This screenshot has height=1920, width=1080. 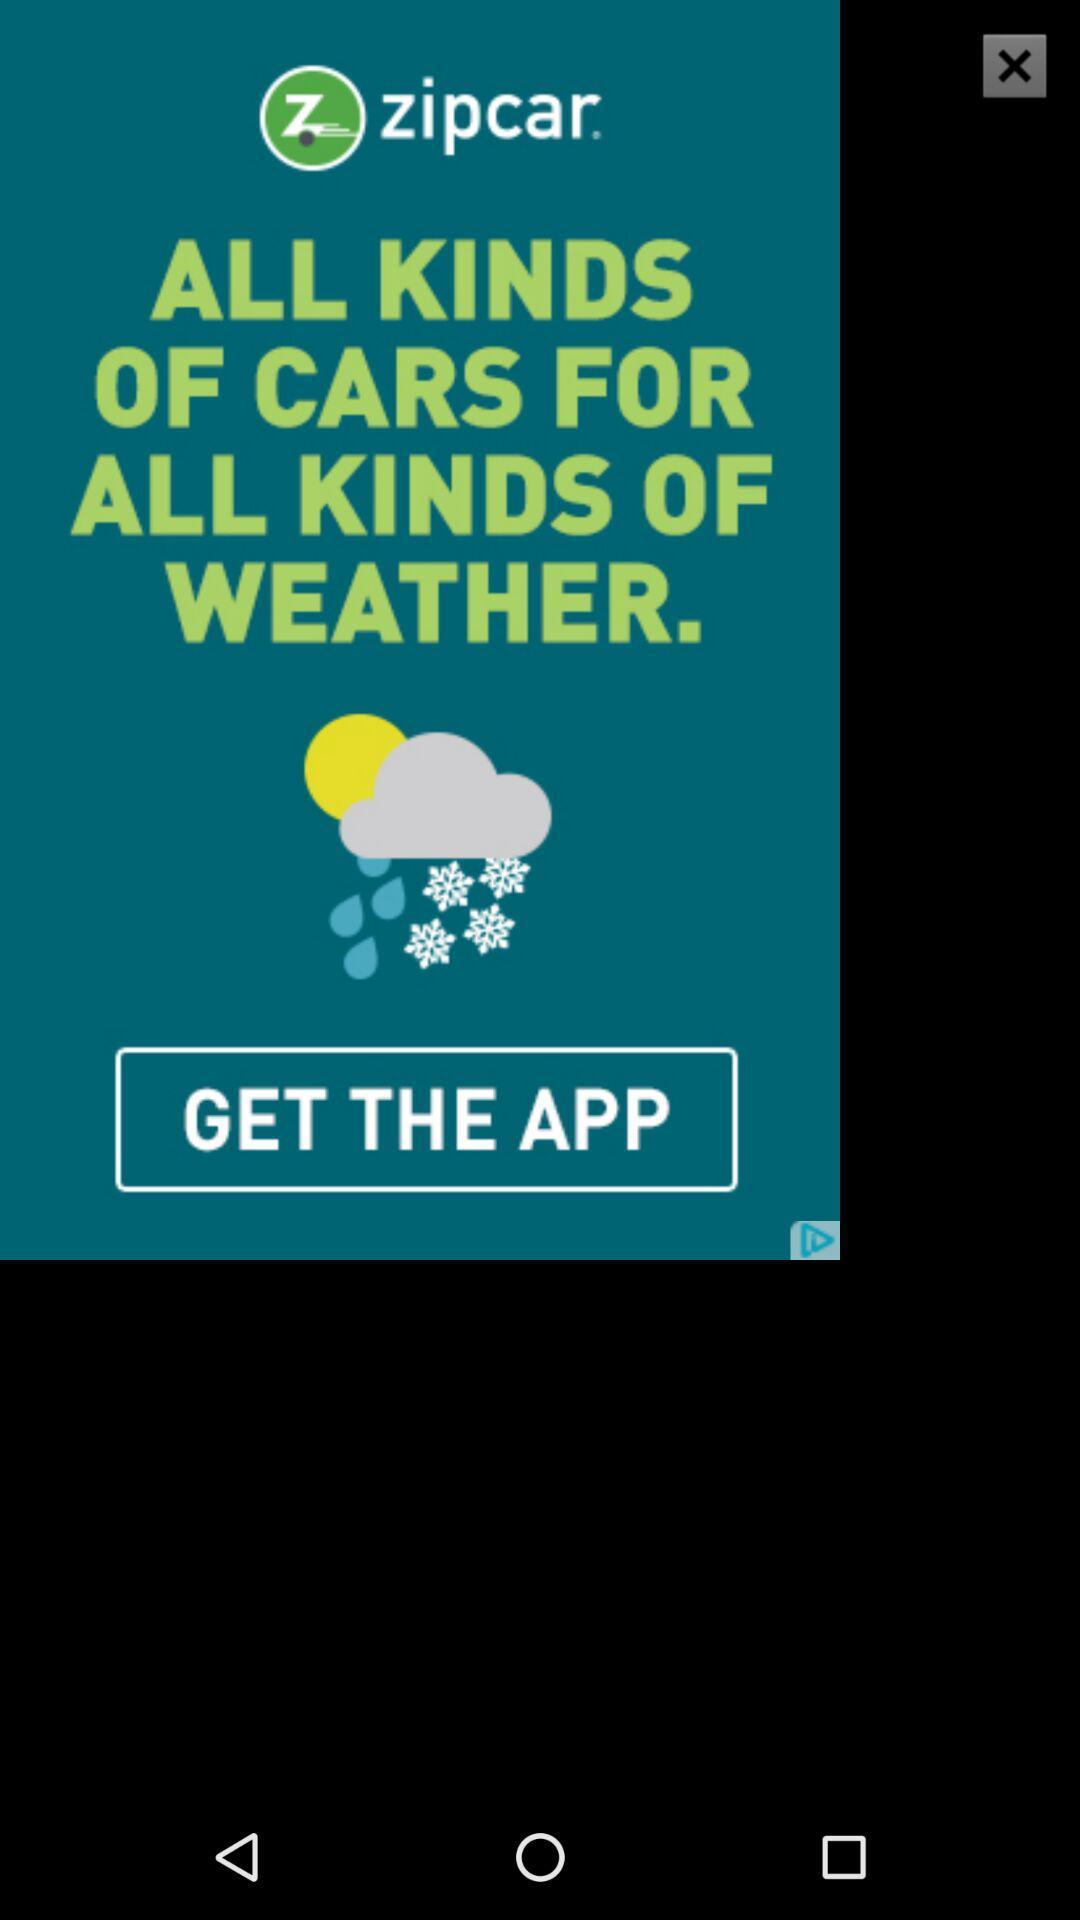 What do you see at coordinates (1014, 70) in the screenshot?
I see `the close icon` at bounding box center [1014, 70].